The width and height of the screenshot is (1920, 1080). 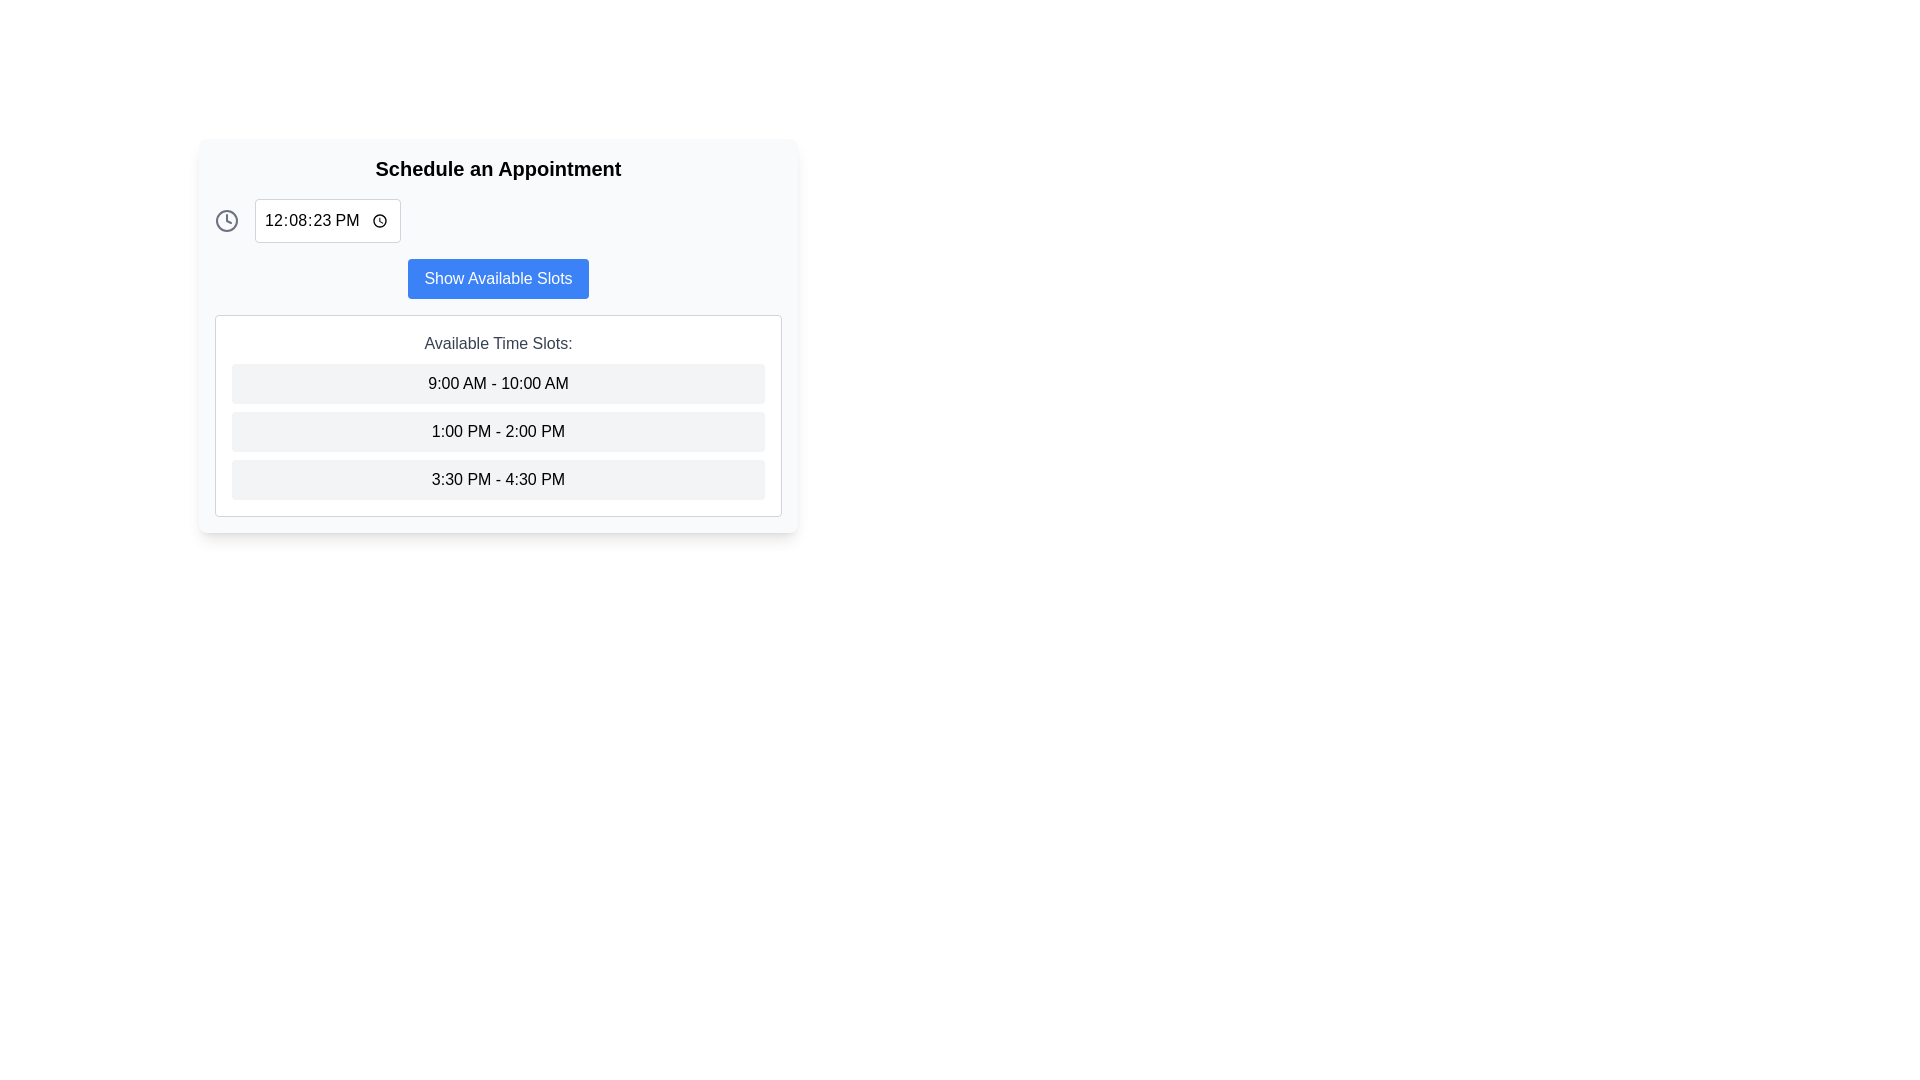 What do you see at coordinates (498, 278) in the screenshot?
I see `the blue button with rounded corners labeled 'Show Available Slots'` at bounding box center [498, 278].